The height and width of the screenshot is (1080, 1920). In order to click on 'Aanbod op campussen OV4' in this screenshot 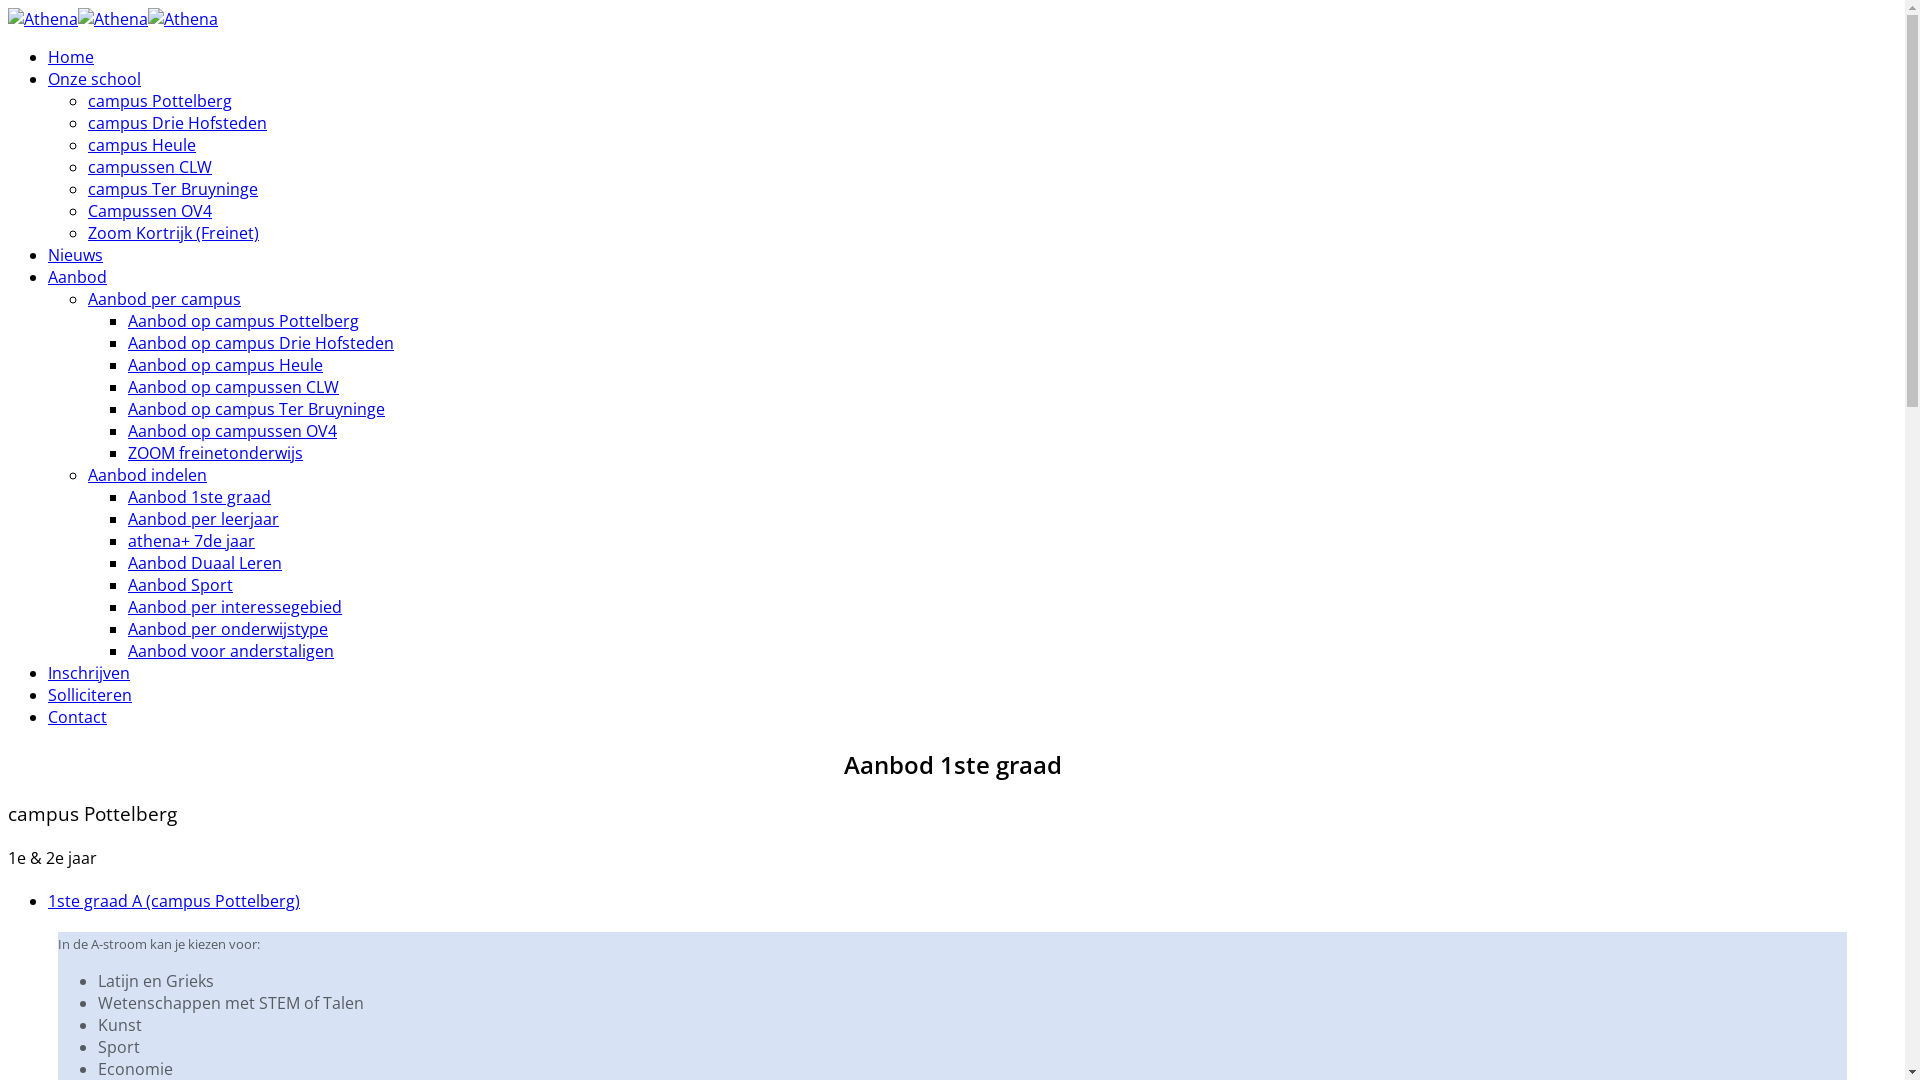, I will do `click(127, 430)`.